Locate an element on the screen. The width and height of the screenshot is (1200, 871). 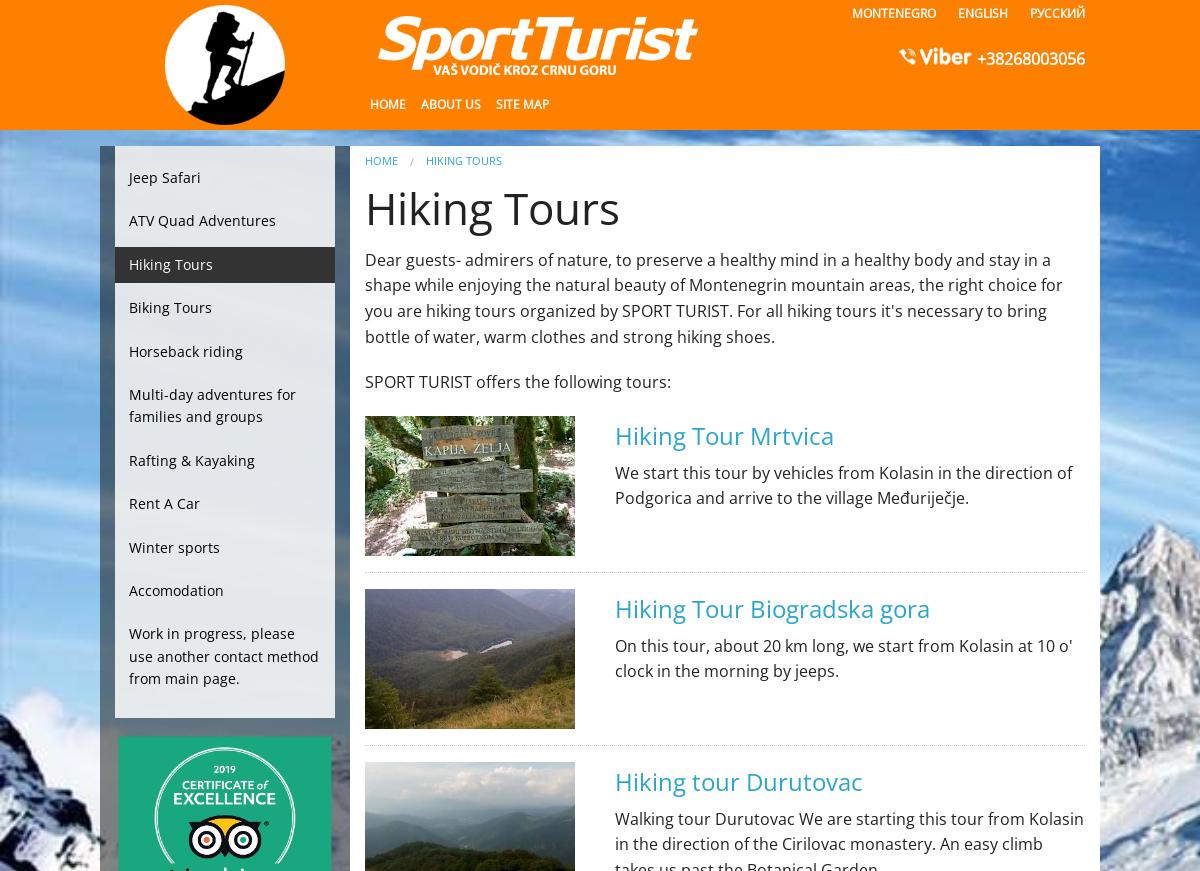
'Work in progress, please use another contact method from main page.' is located at coordinates (223, 655).